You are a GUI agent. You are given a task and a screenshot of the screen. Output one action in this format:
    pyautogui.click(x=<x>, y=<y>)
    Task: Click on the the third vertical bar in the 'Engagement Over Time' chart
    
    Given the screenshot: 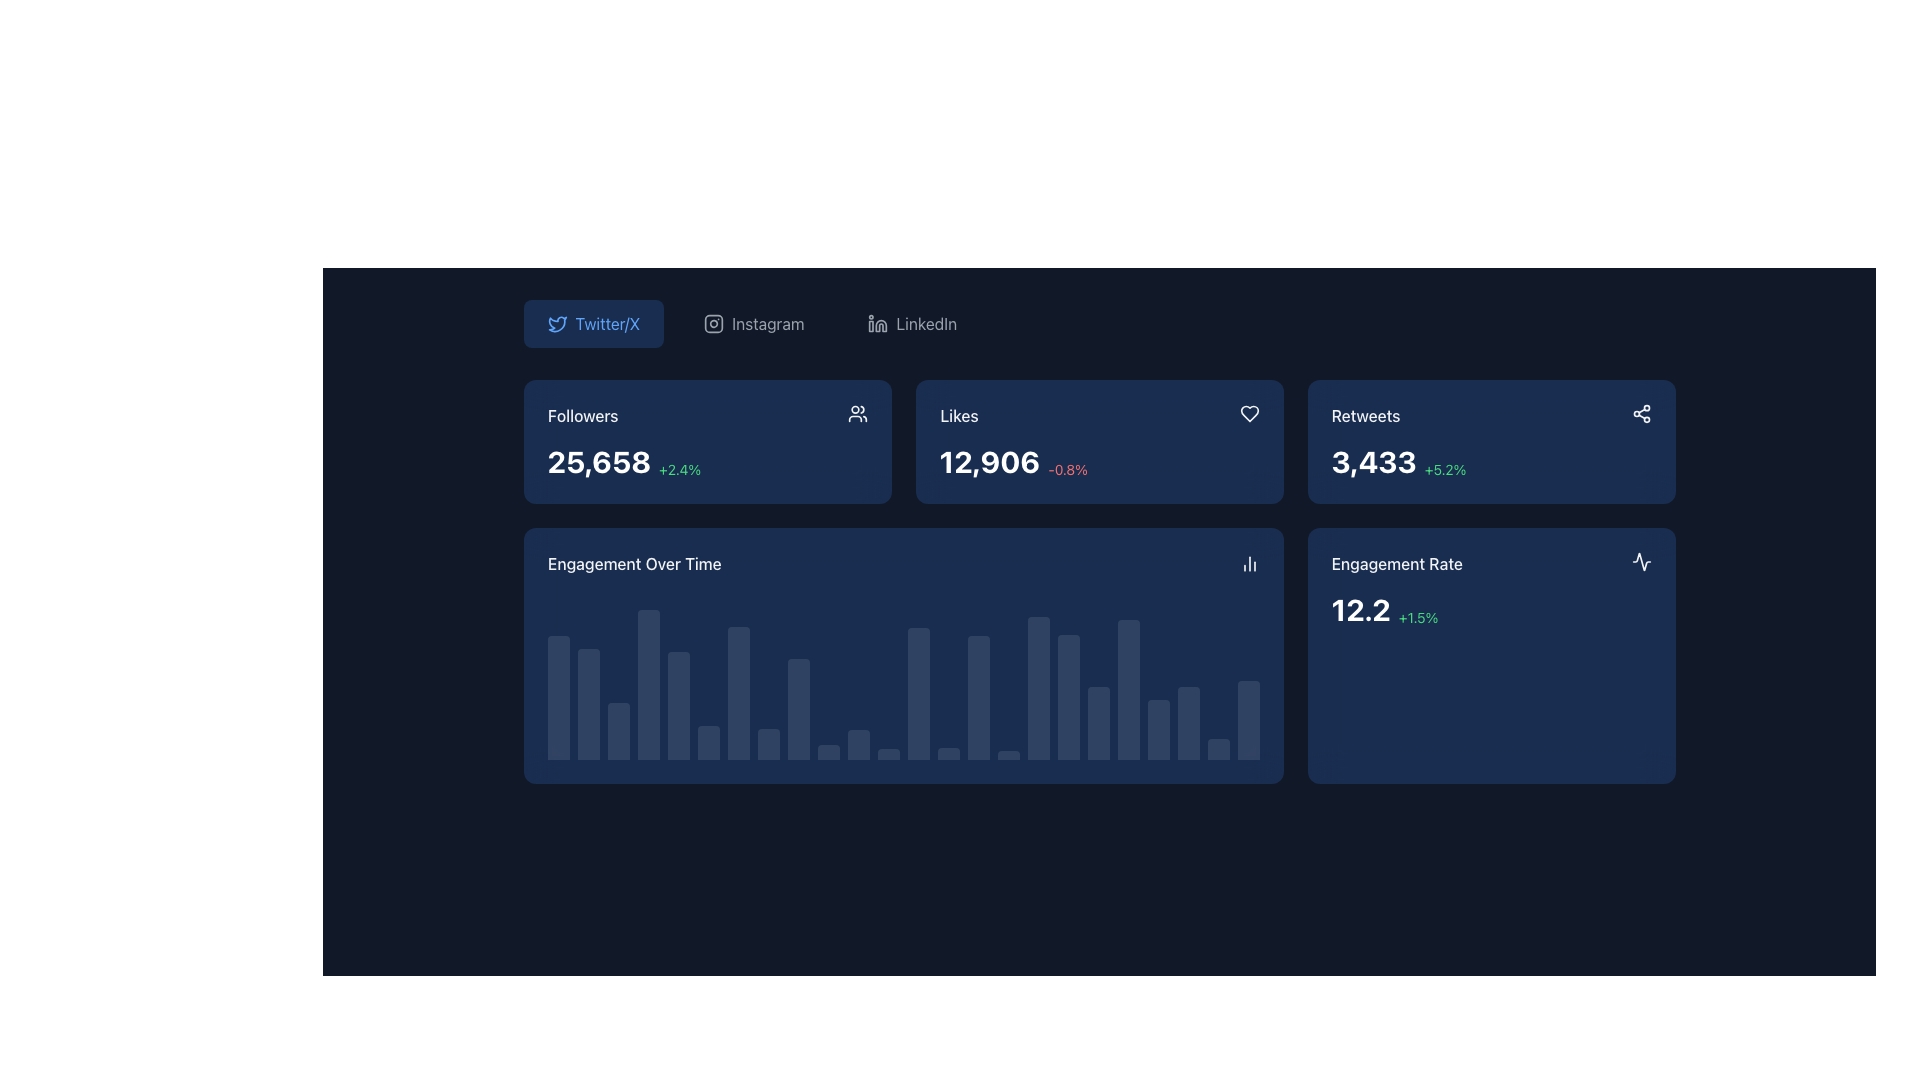 What is the action you would take?
    pyautogui.click(x=617, y=731)
    